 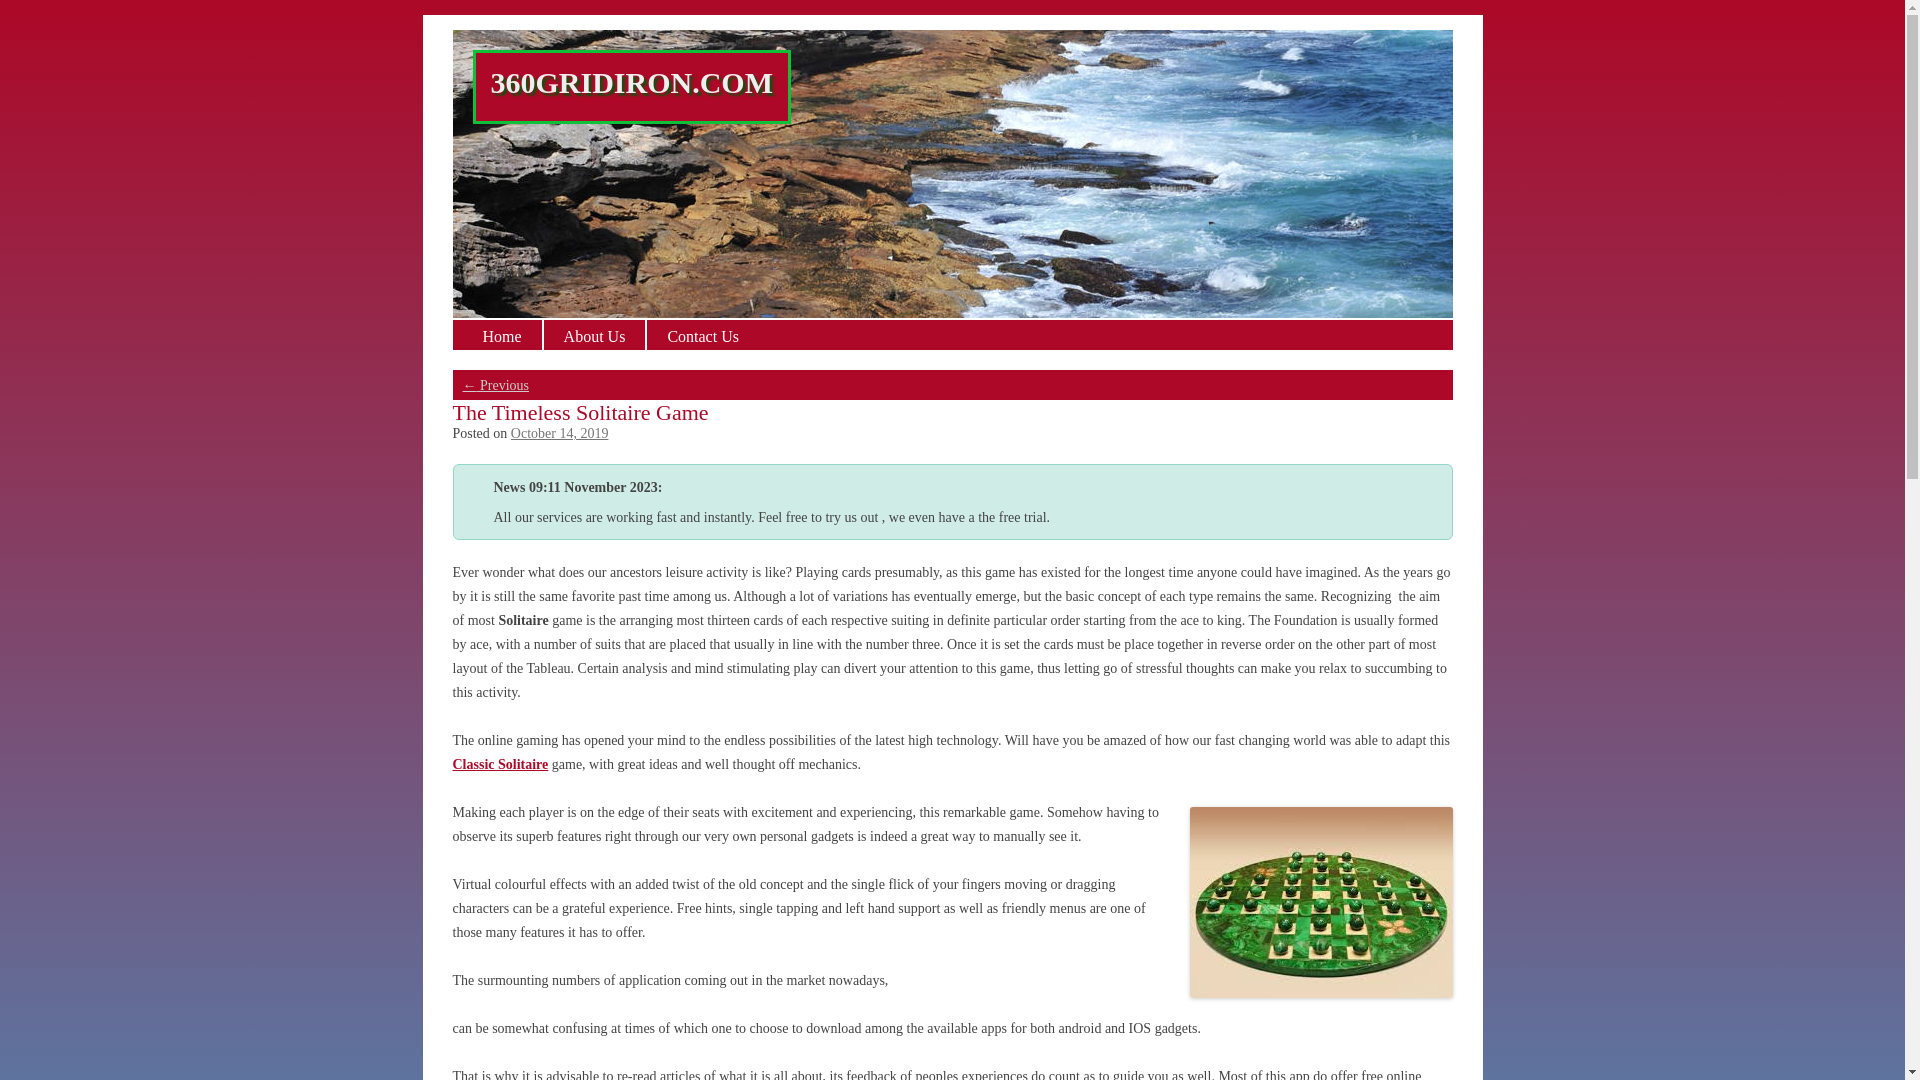 What do you see at coordinates (542, 334) in the screenshot?
I see `'About Us'` at bounding box center [542, 334].